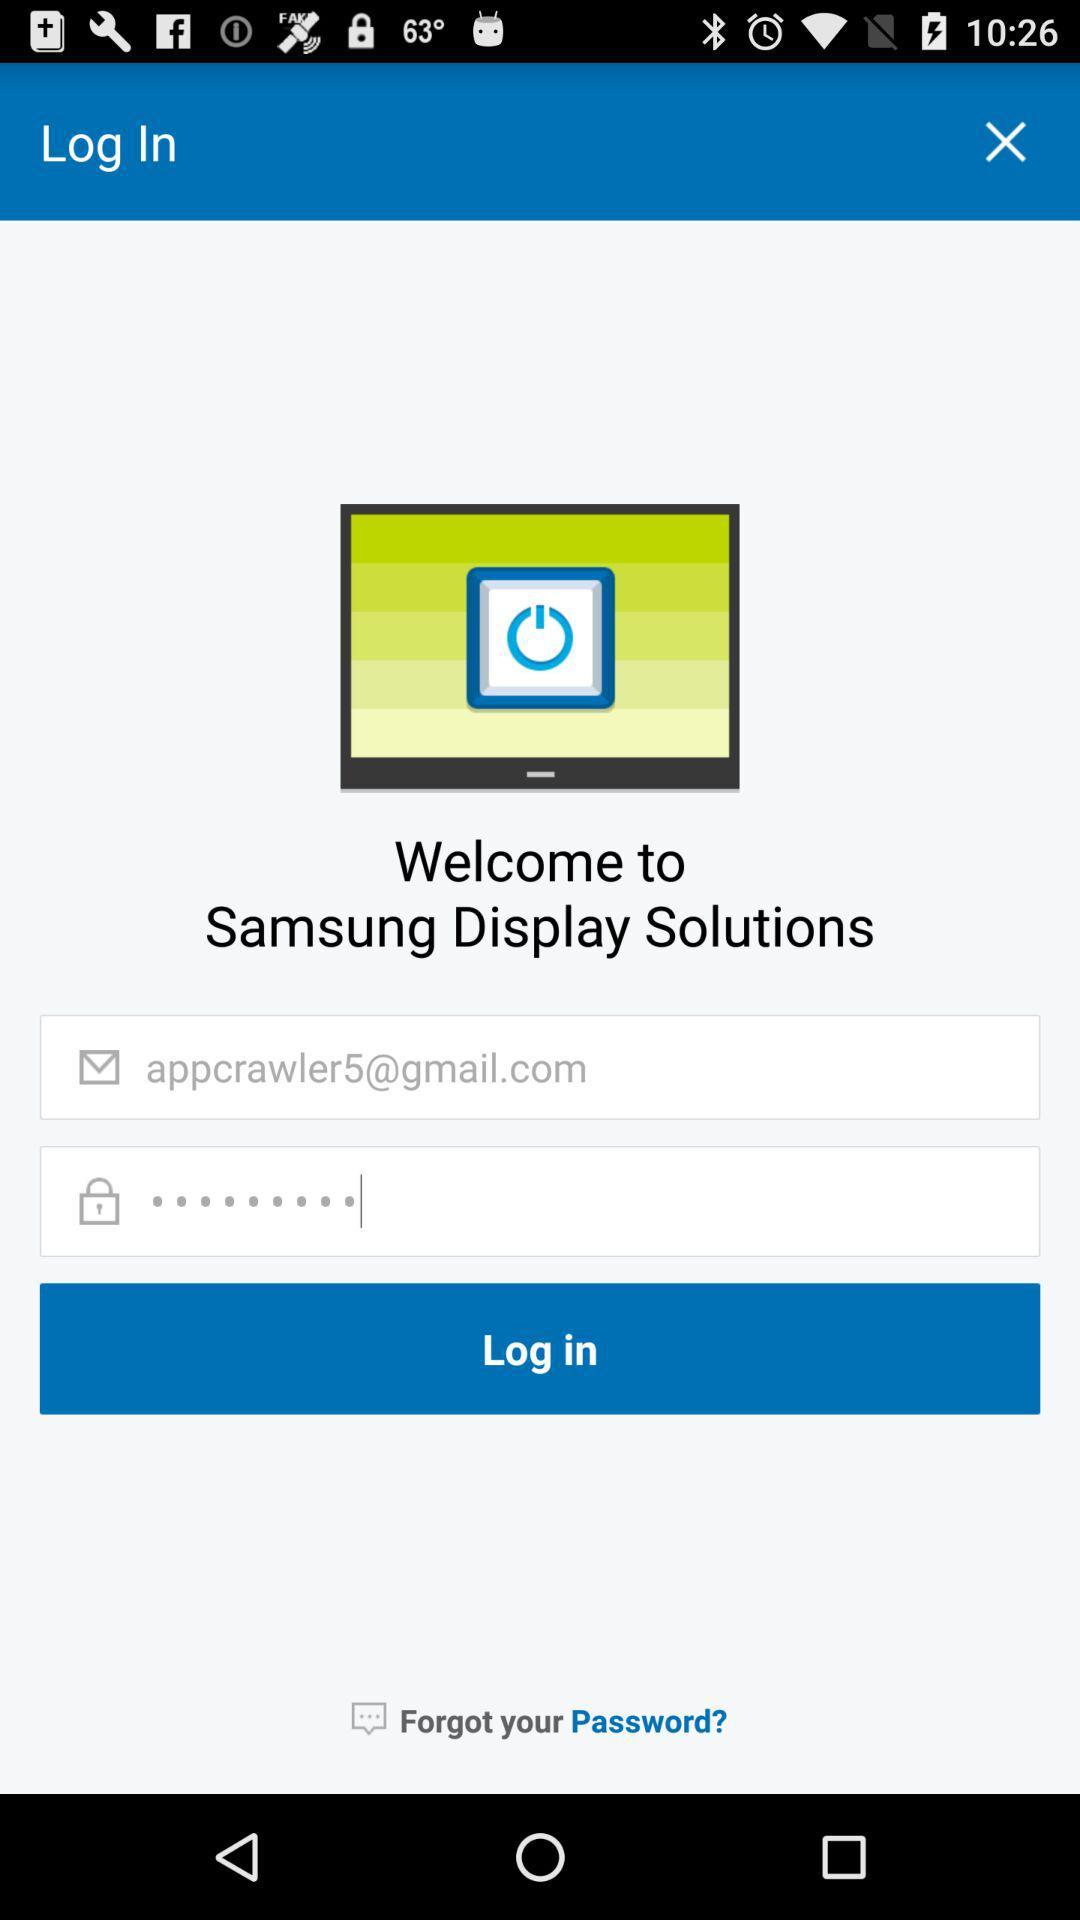 The image size is (1080, 1920). Describe the element at coordinates (1005, 140) in the screenshot. I see `the icon right side of log in` at that location.